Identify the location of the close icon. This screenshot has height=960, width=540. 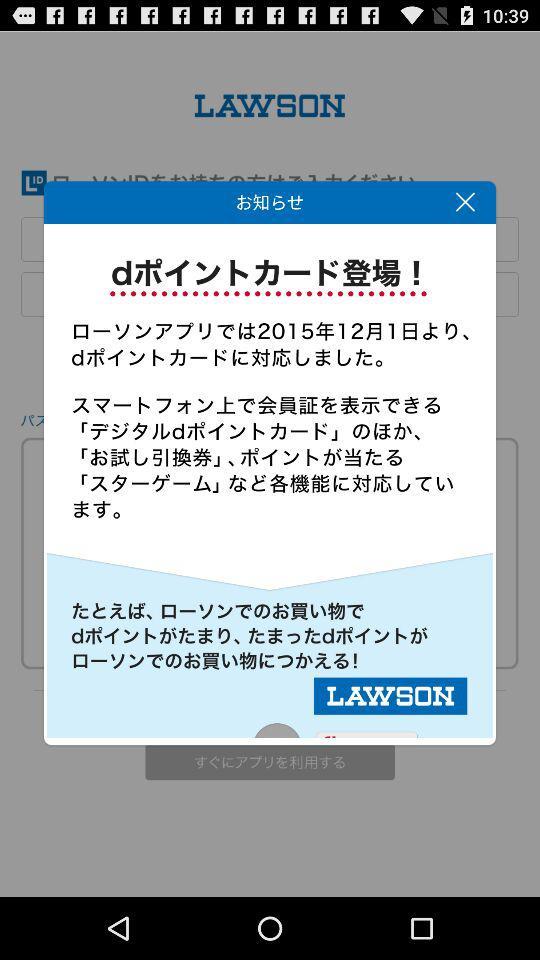
(465, 215).